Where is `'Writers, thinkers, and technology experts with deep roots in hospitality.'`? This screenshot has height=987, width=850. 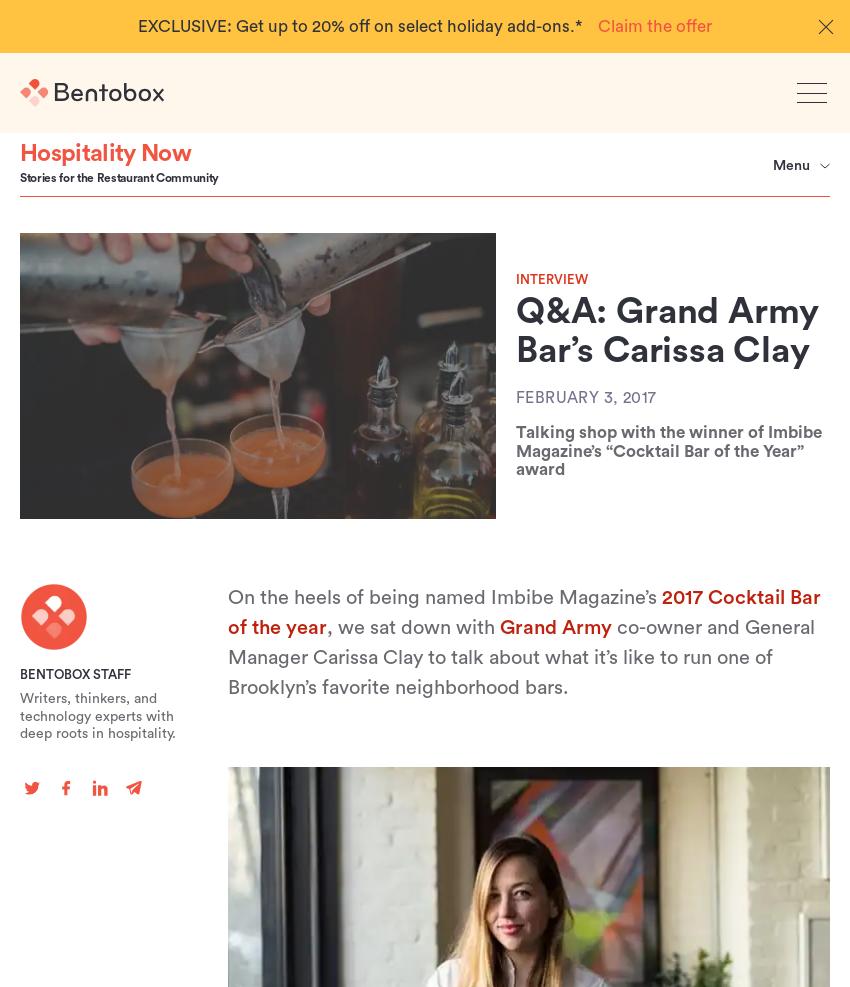 'Writers, thinkers, and technology experts with deep roots in hospitality.' is located at coordinates (97, 715).